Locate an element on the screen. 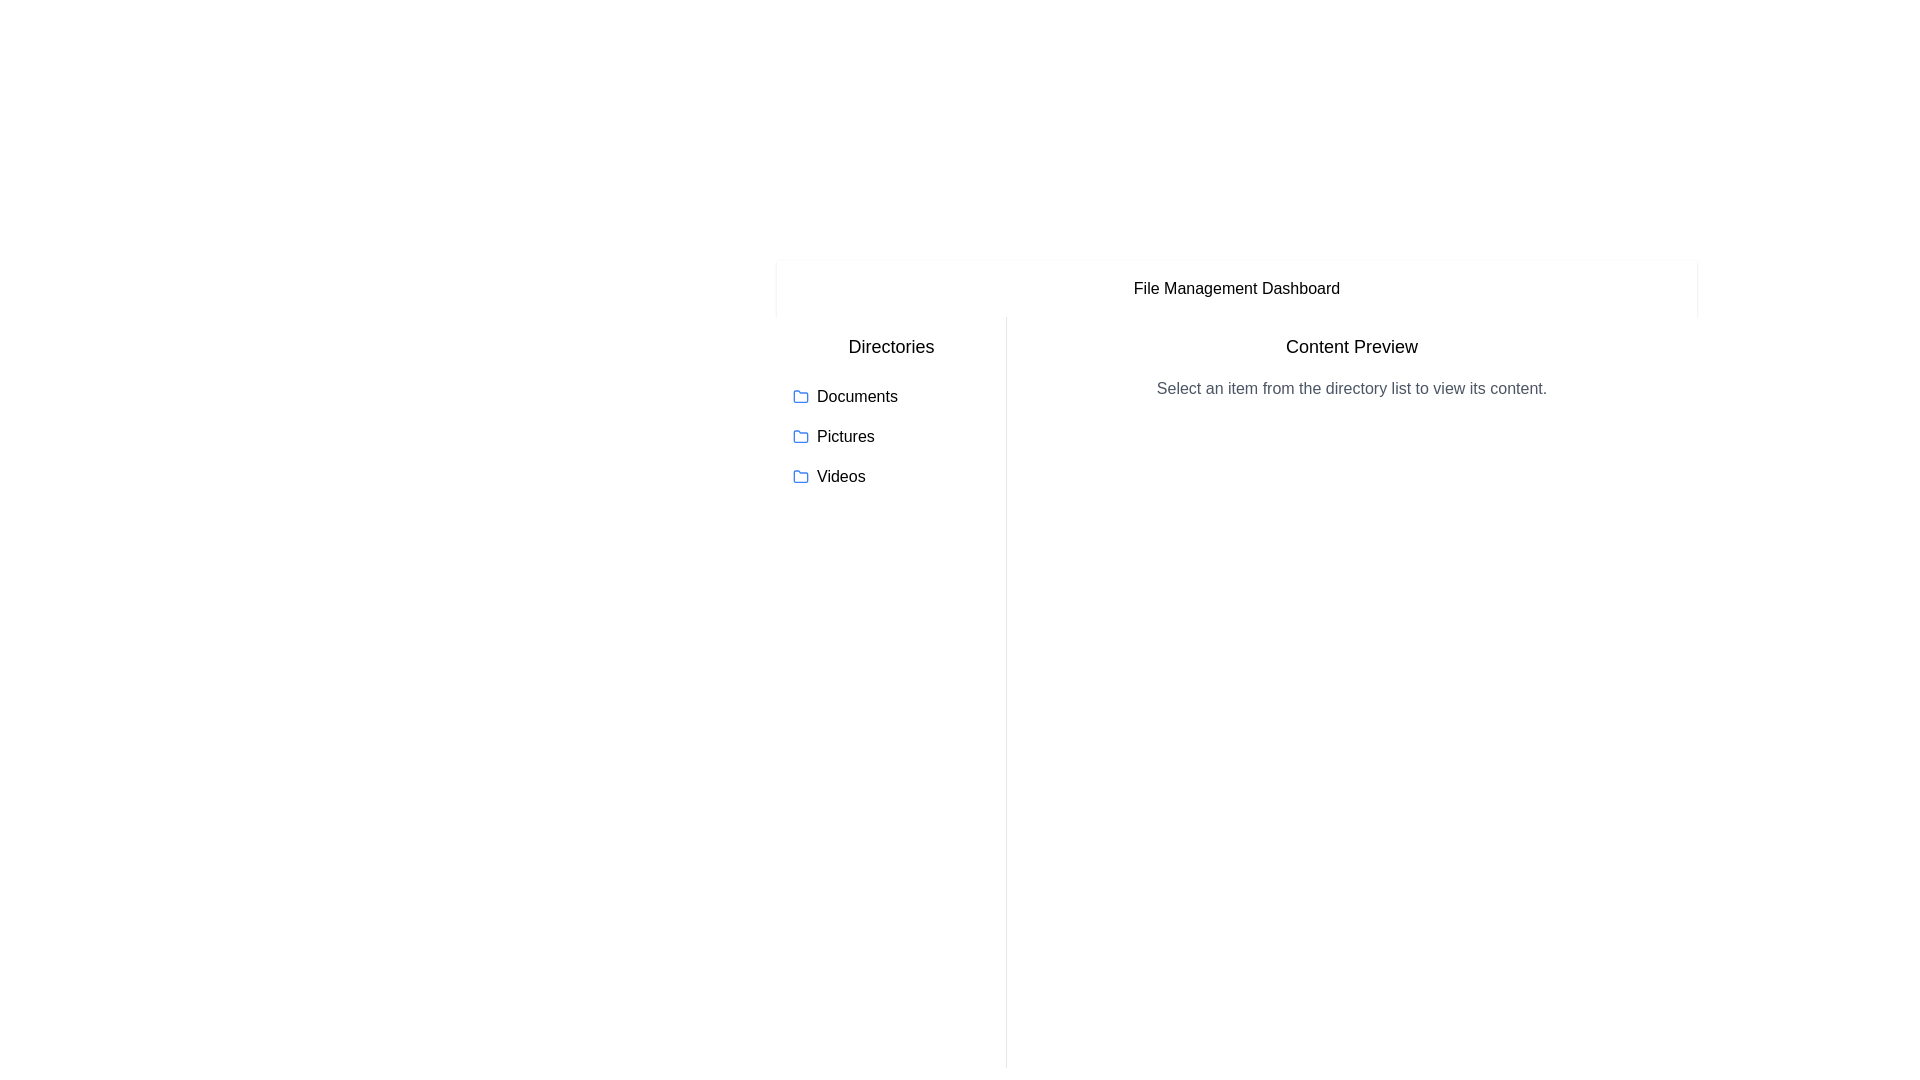 The image size is (1920, 1080). the header text label that introduces the content section, located above the text 'Select an item from the directory list is located at coordinates (1352, 346).